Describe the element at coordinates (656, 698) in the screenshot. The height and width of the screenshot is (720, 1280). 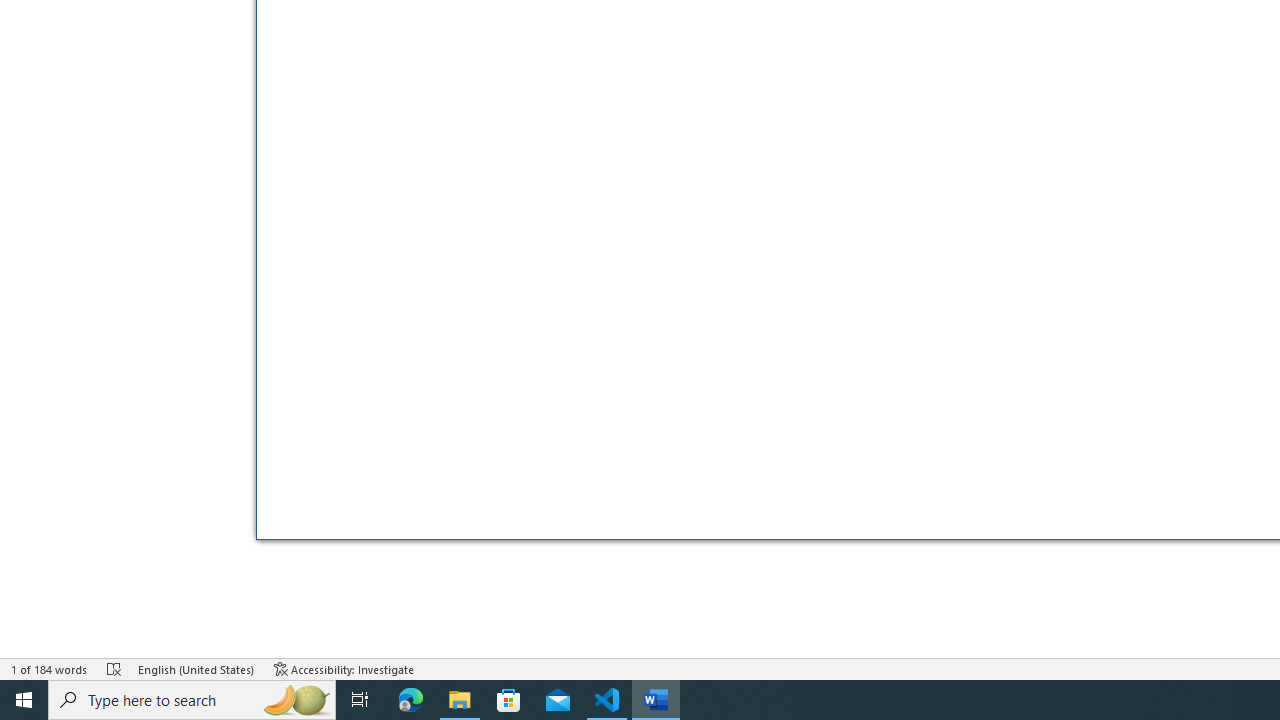
I see `'Word - 1 running window'` at that location.